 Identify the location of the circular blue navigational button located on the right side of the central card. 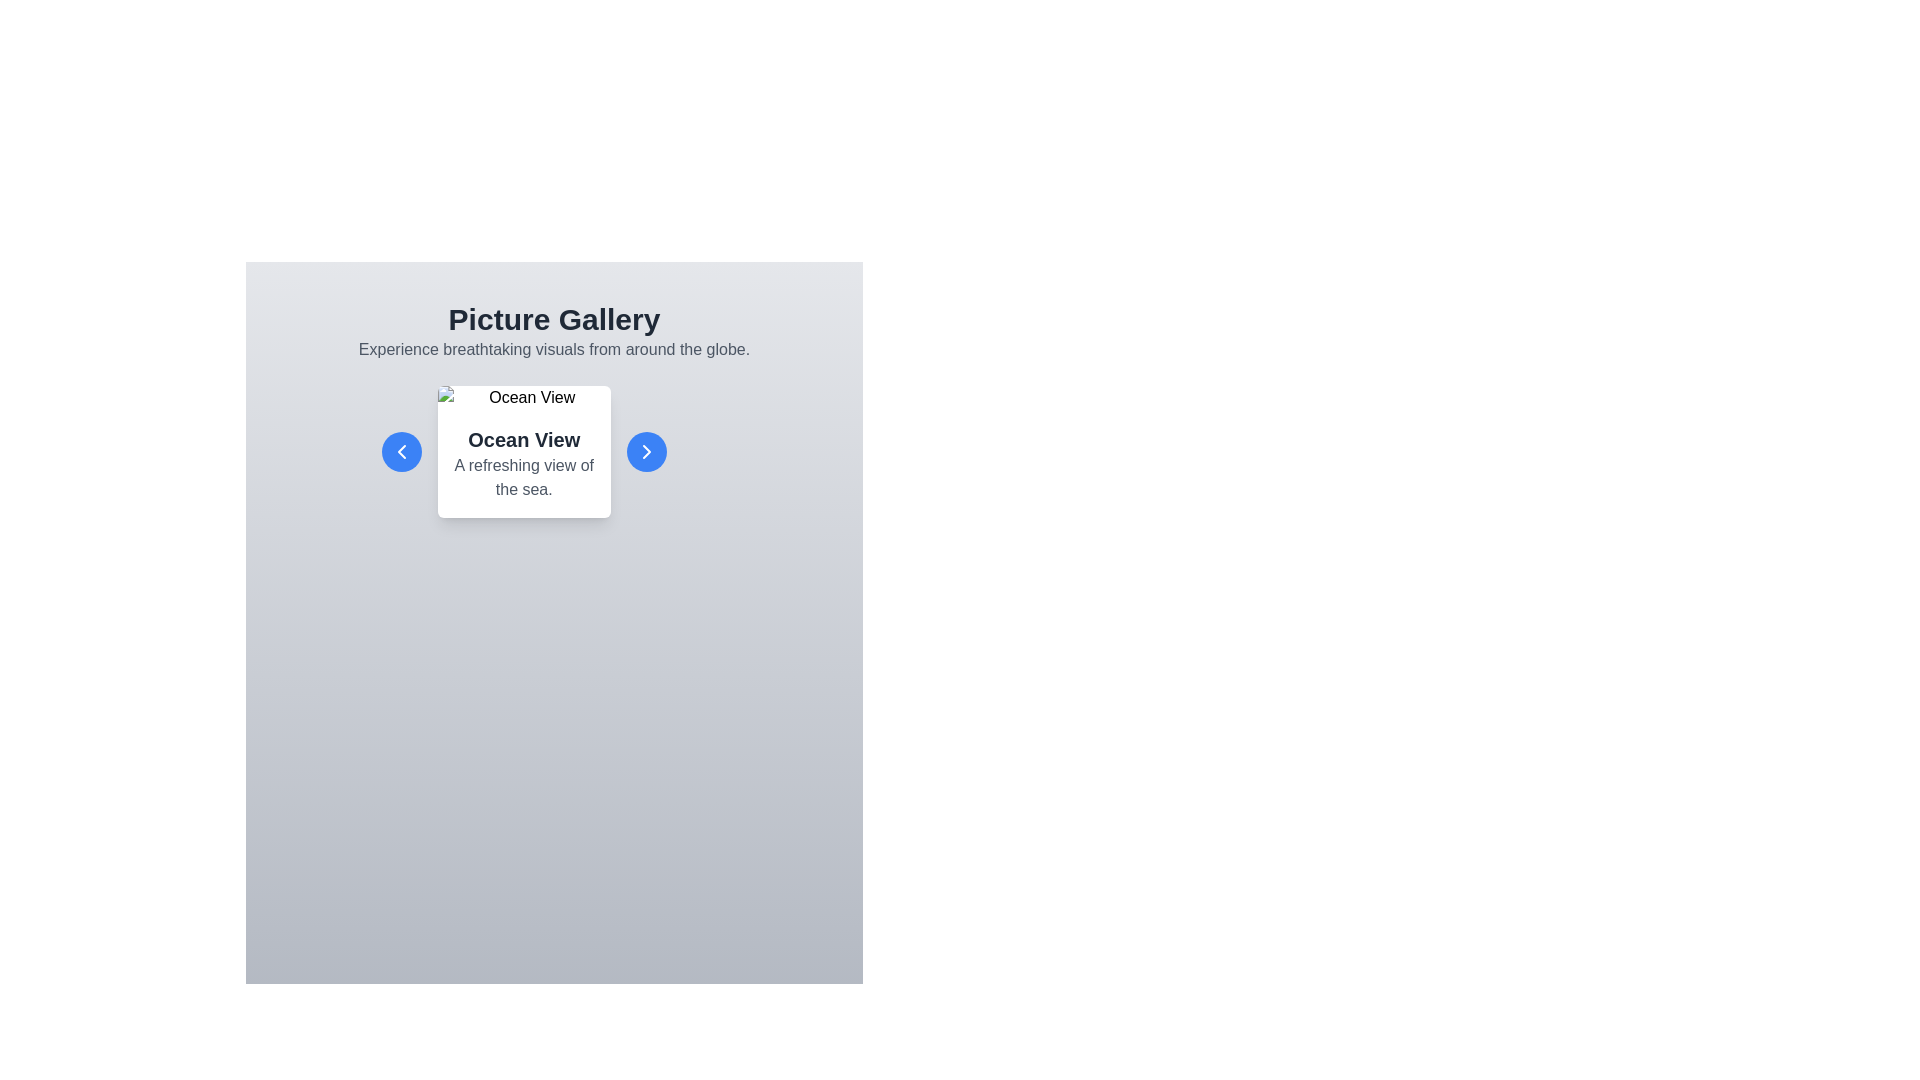
(646, 451).